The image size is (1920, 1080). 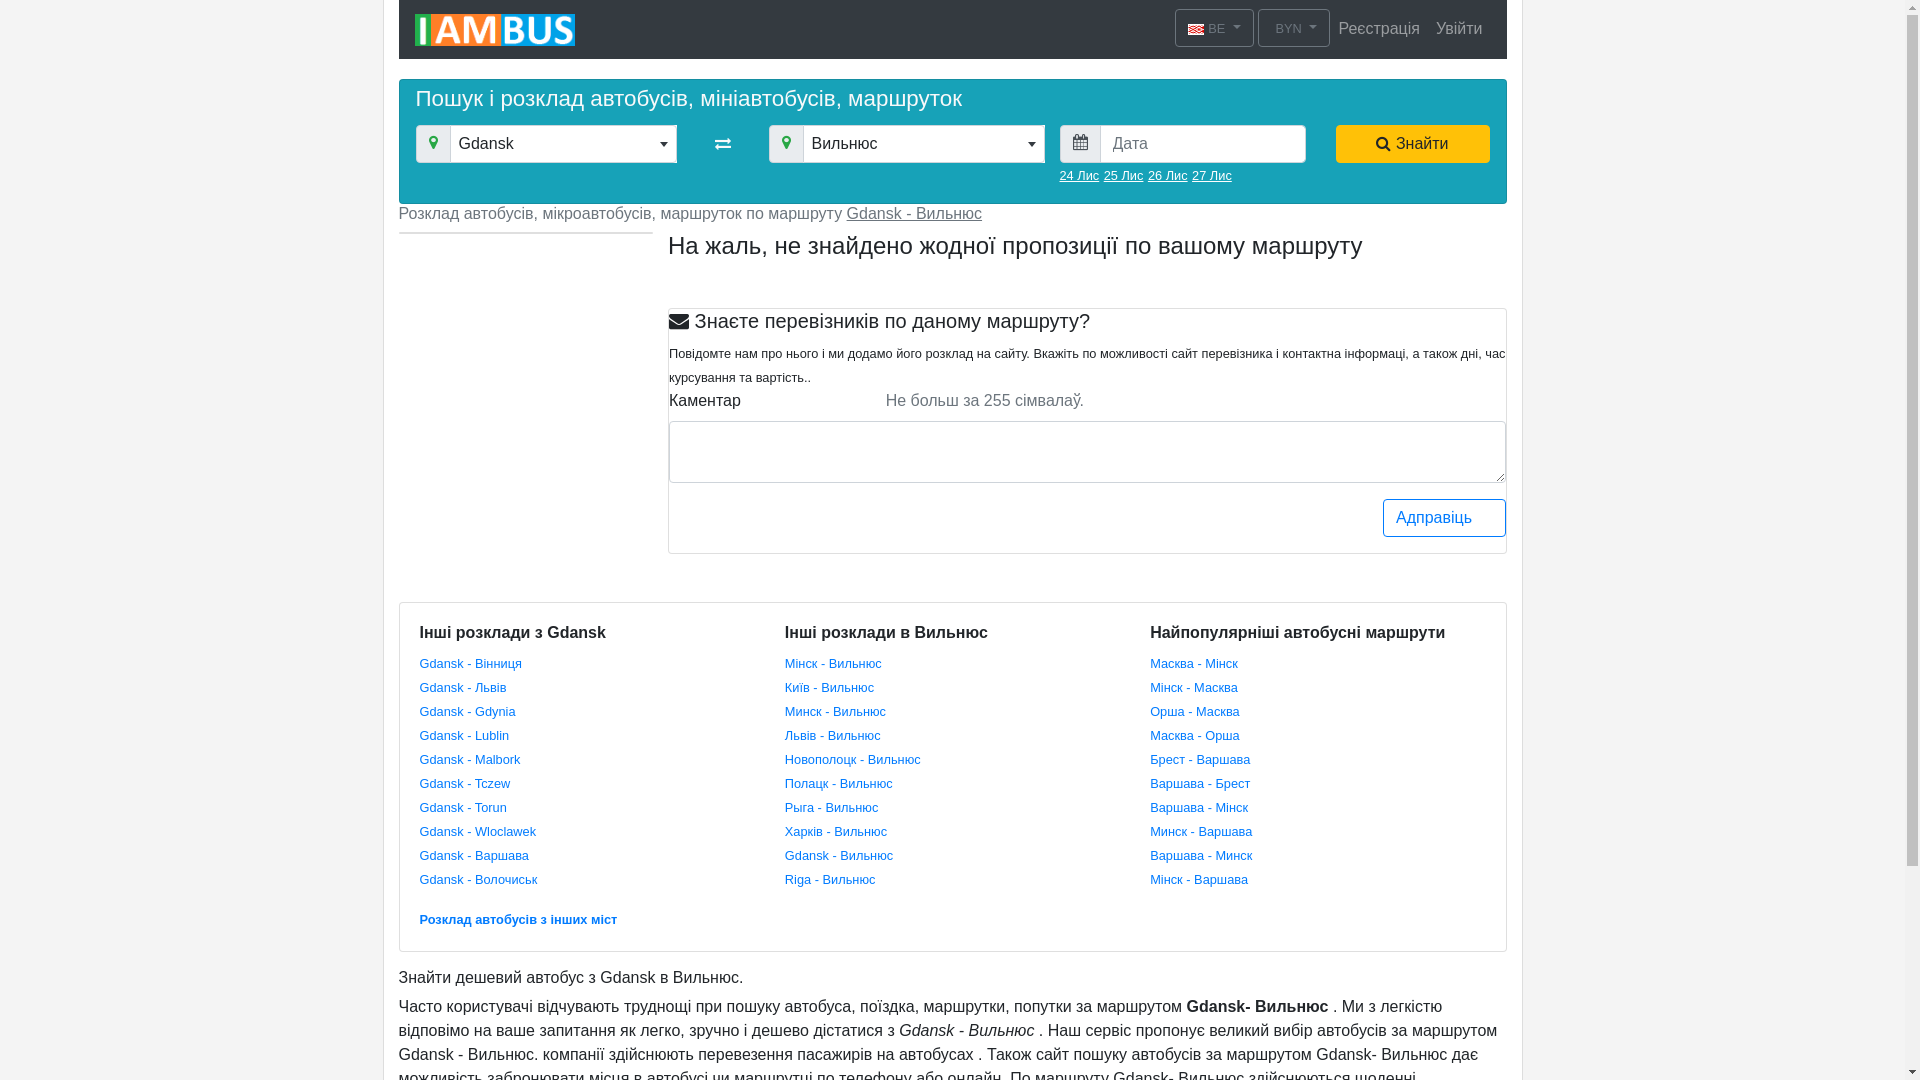 I want to click on 'BE', so click(x=1175, y=27).